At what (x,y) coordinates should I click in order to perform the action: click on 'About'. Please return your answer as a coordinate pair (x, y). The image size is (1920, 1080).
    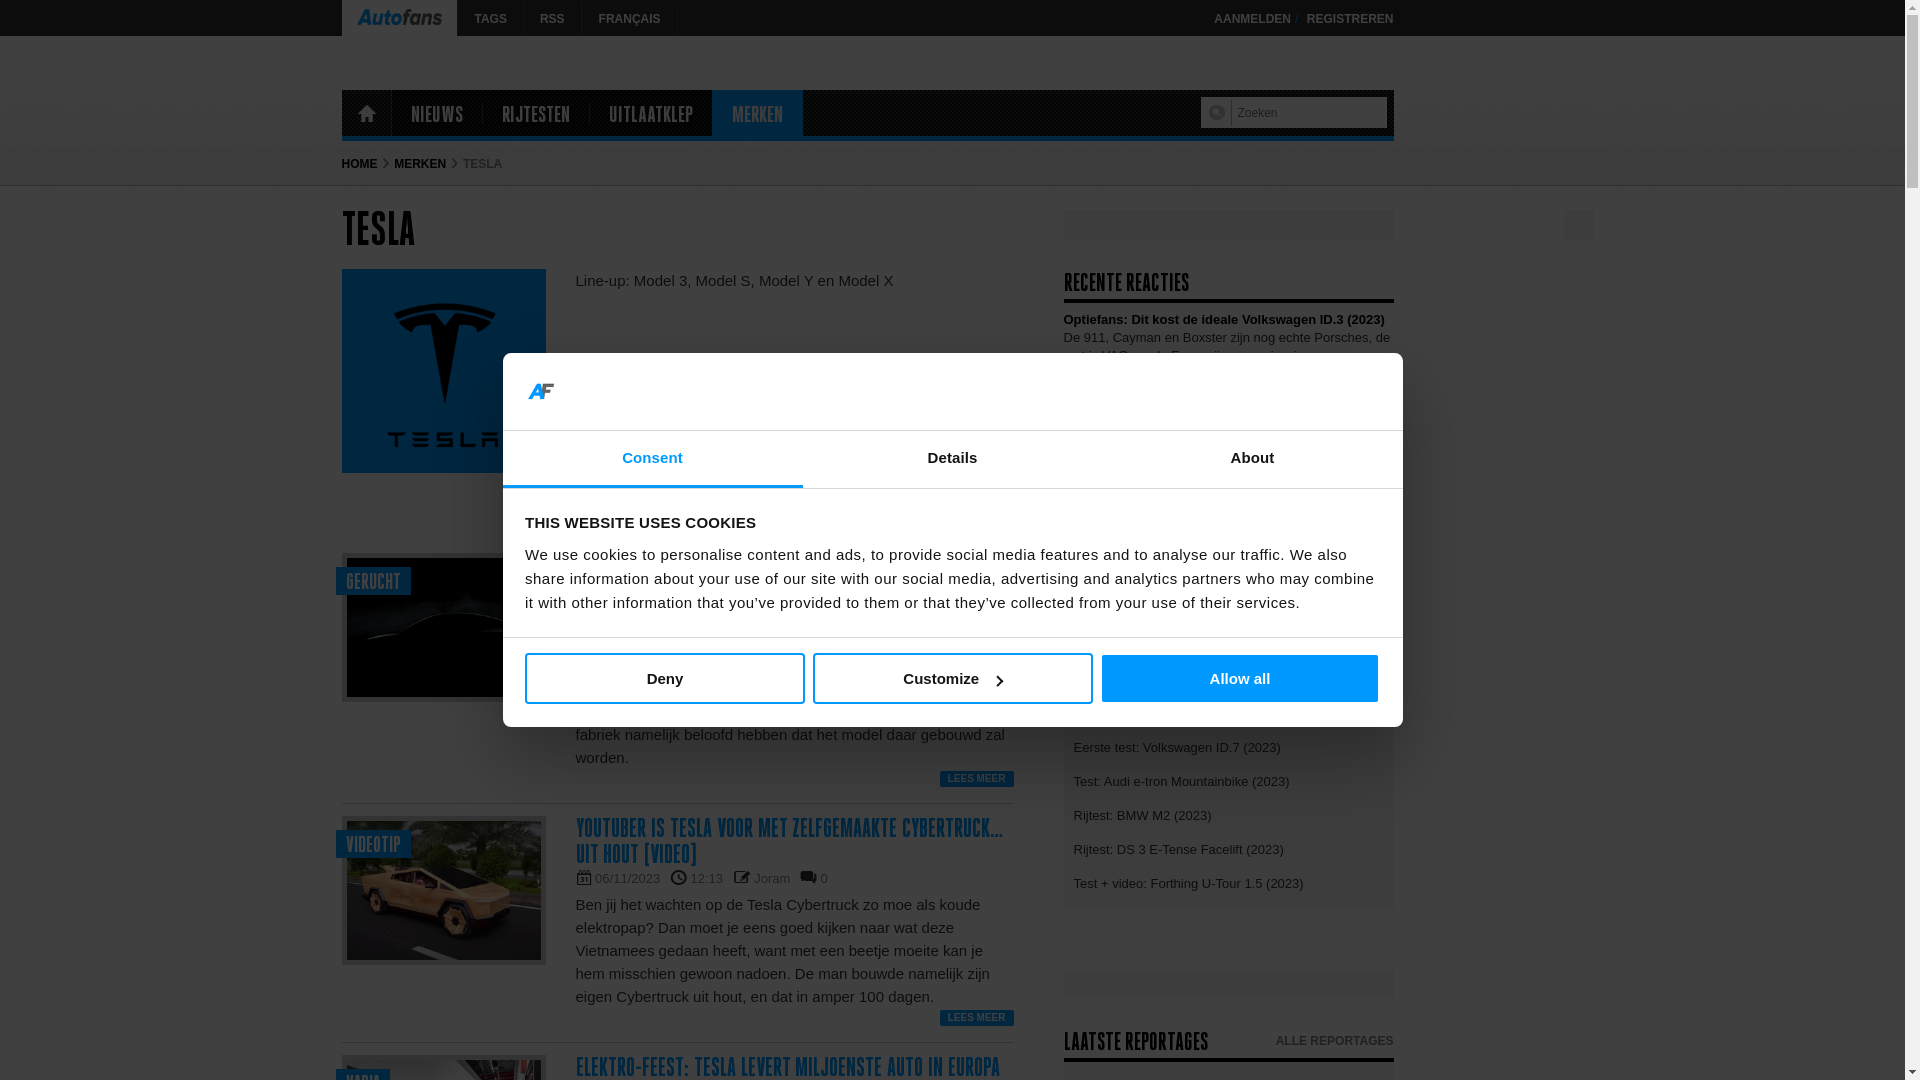
    Looking at the image, I should click on (1251, 459).